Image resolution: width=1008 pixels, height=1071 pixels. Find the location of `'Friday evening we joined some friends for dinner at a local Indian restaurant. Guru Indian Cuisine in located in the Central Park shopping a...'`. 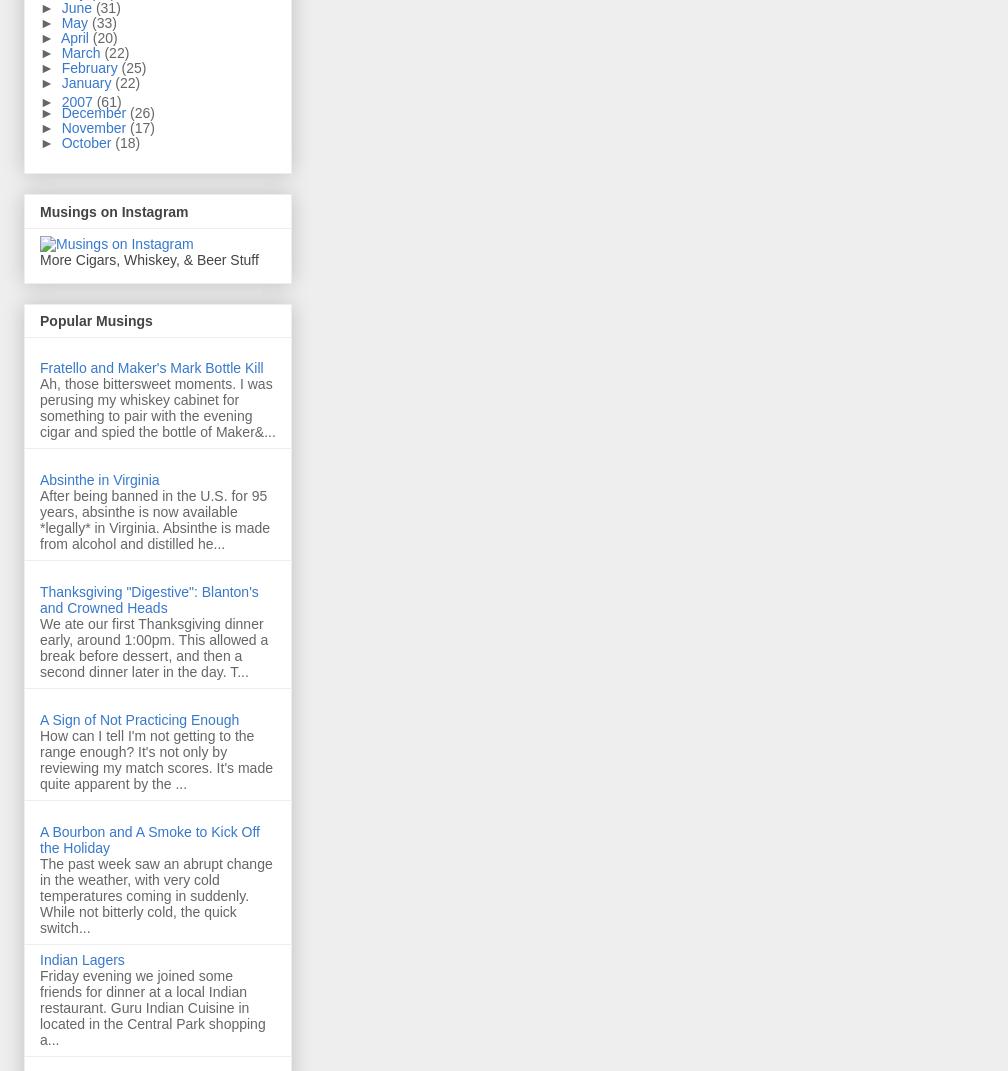

'Friday evening we joined some friends for dinner at a local Indian restaurant. Guru Indian Cuisine in located in the Central Park shopping a...' is located at coordinates (152, 1008).